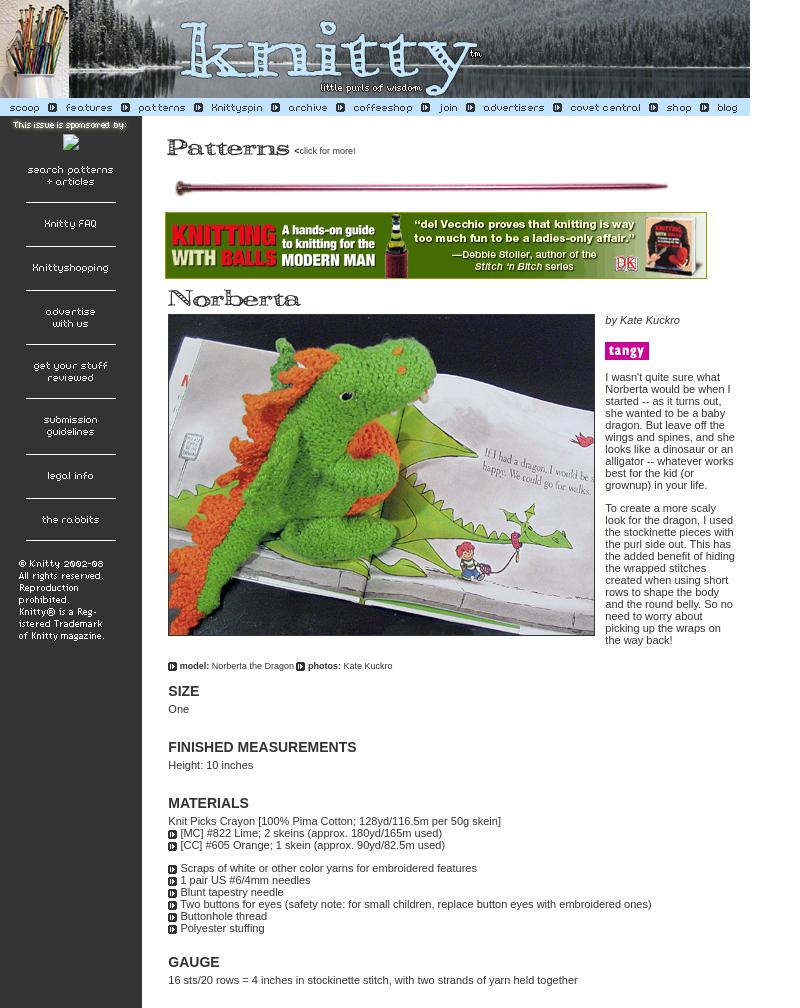  Describe the element at coordinates (182, 690) in the screenshot. I see `'SIZE'` at that location.